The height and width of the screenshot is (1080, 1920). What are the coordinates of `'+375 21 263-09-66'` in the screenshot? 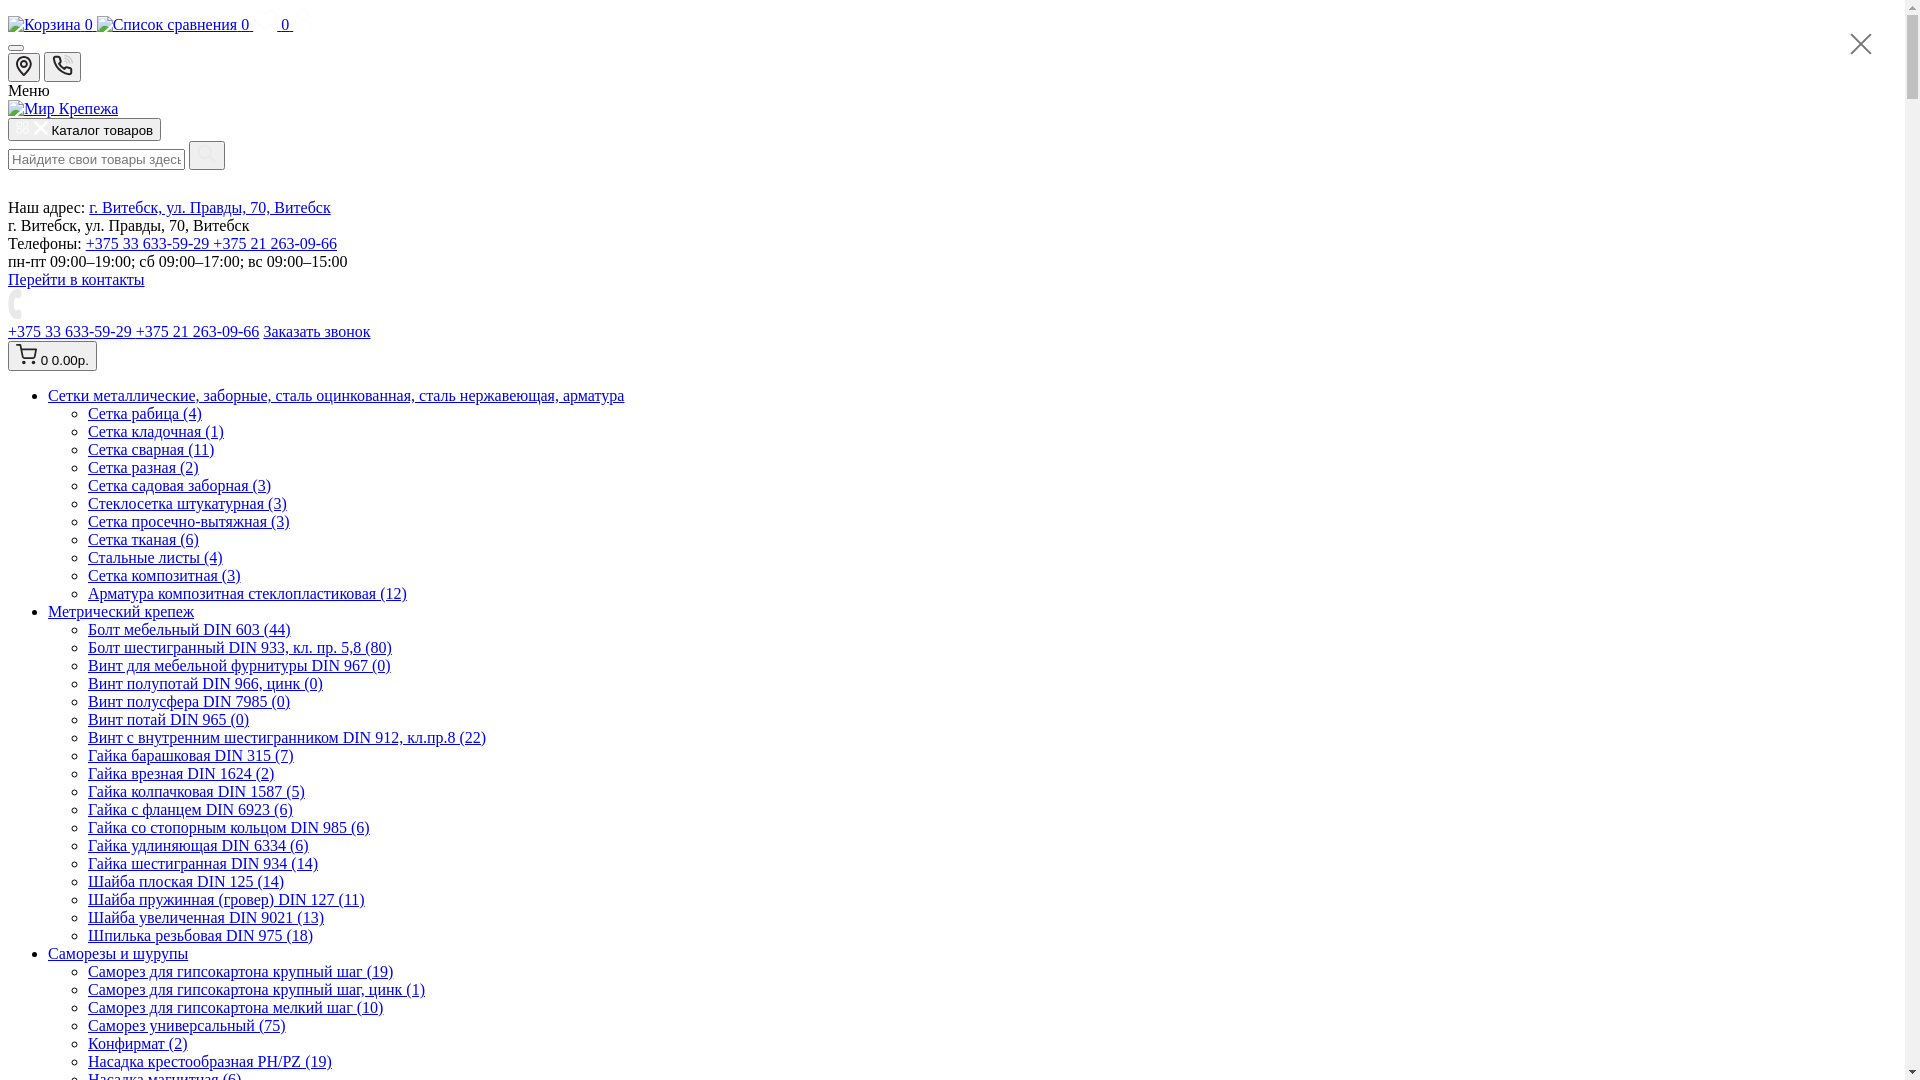 It's located at (273, 242).